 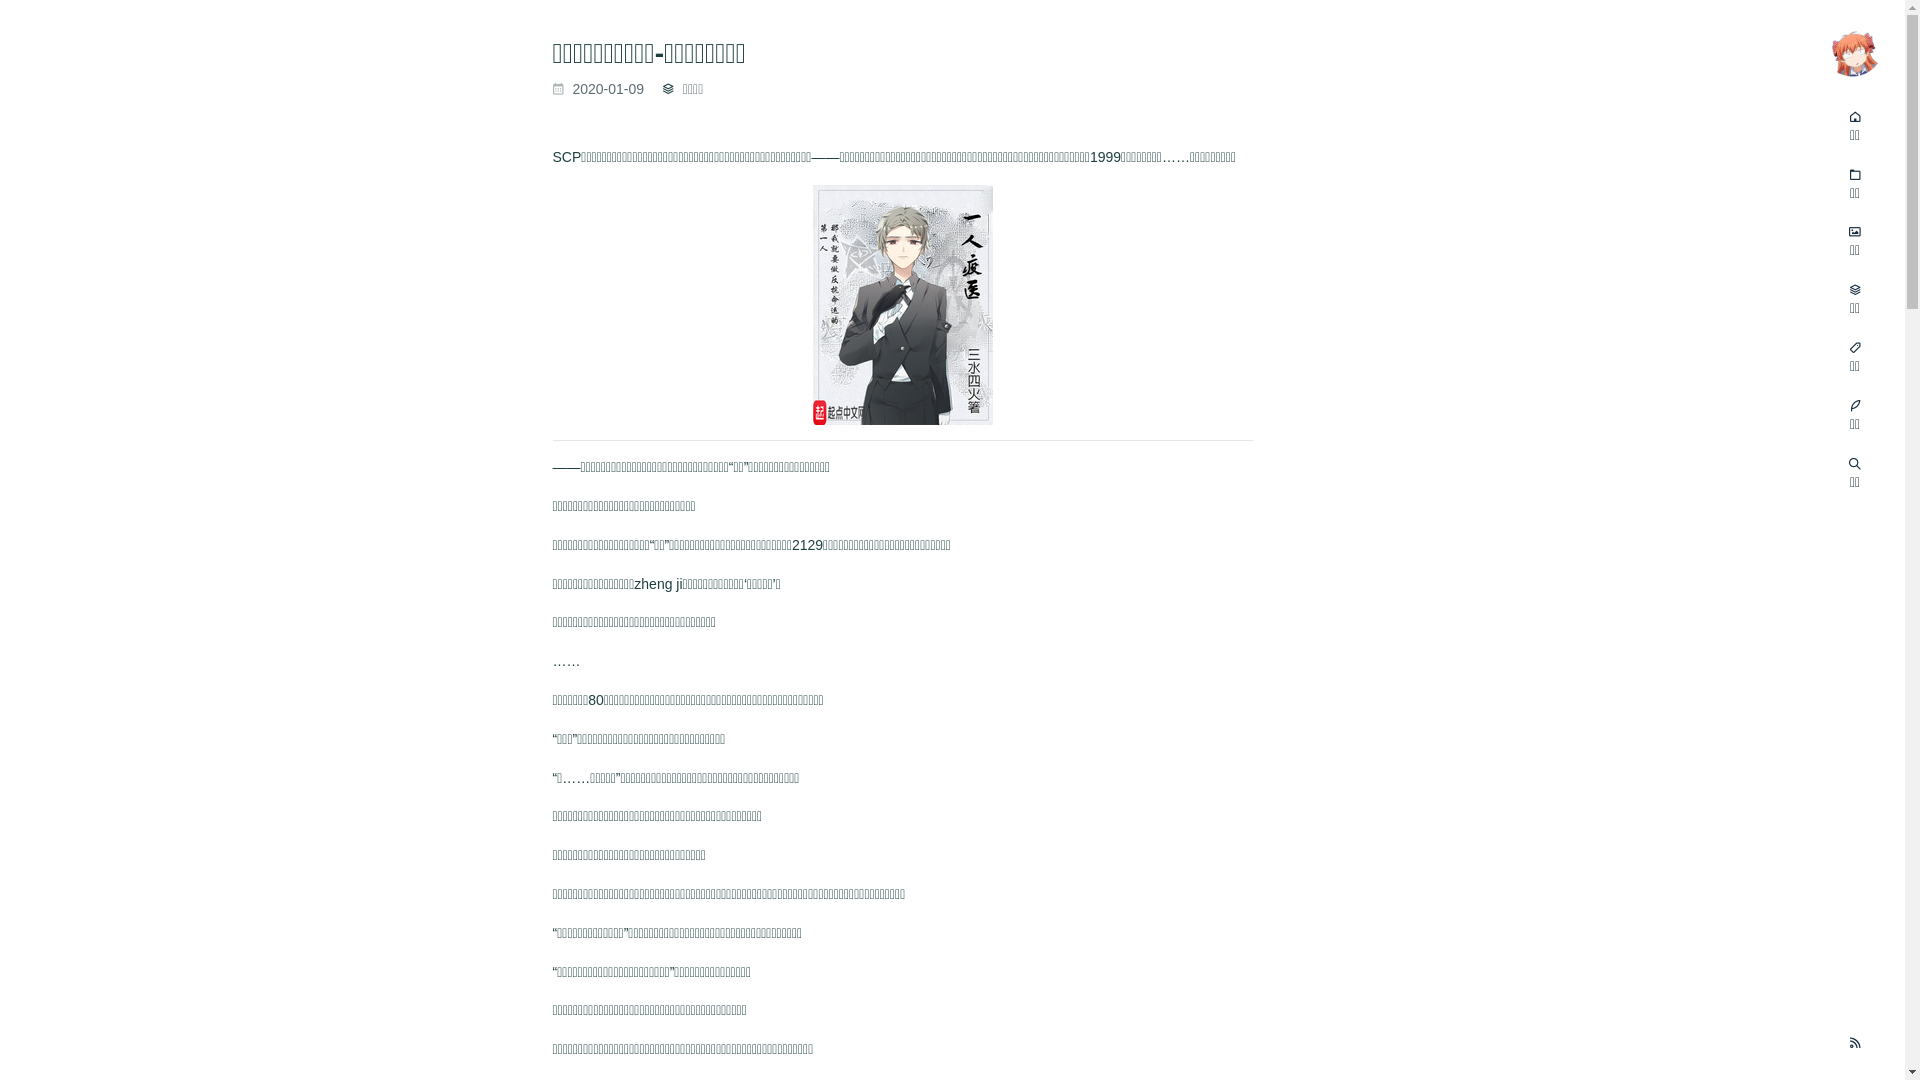 What do you see at coordinates (598, 87) in the screenshot?
I see `'2020-01-09'` at bounding box center [598, 87].